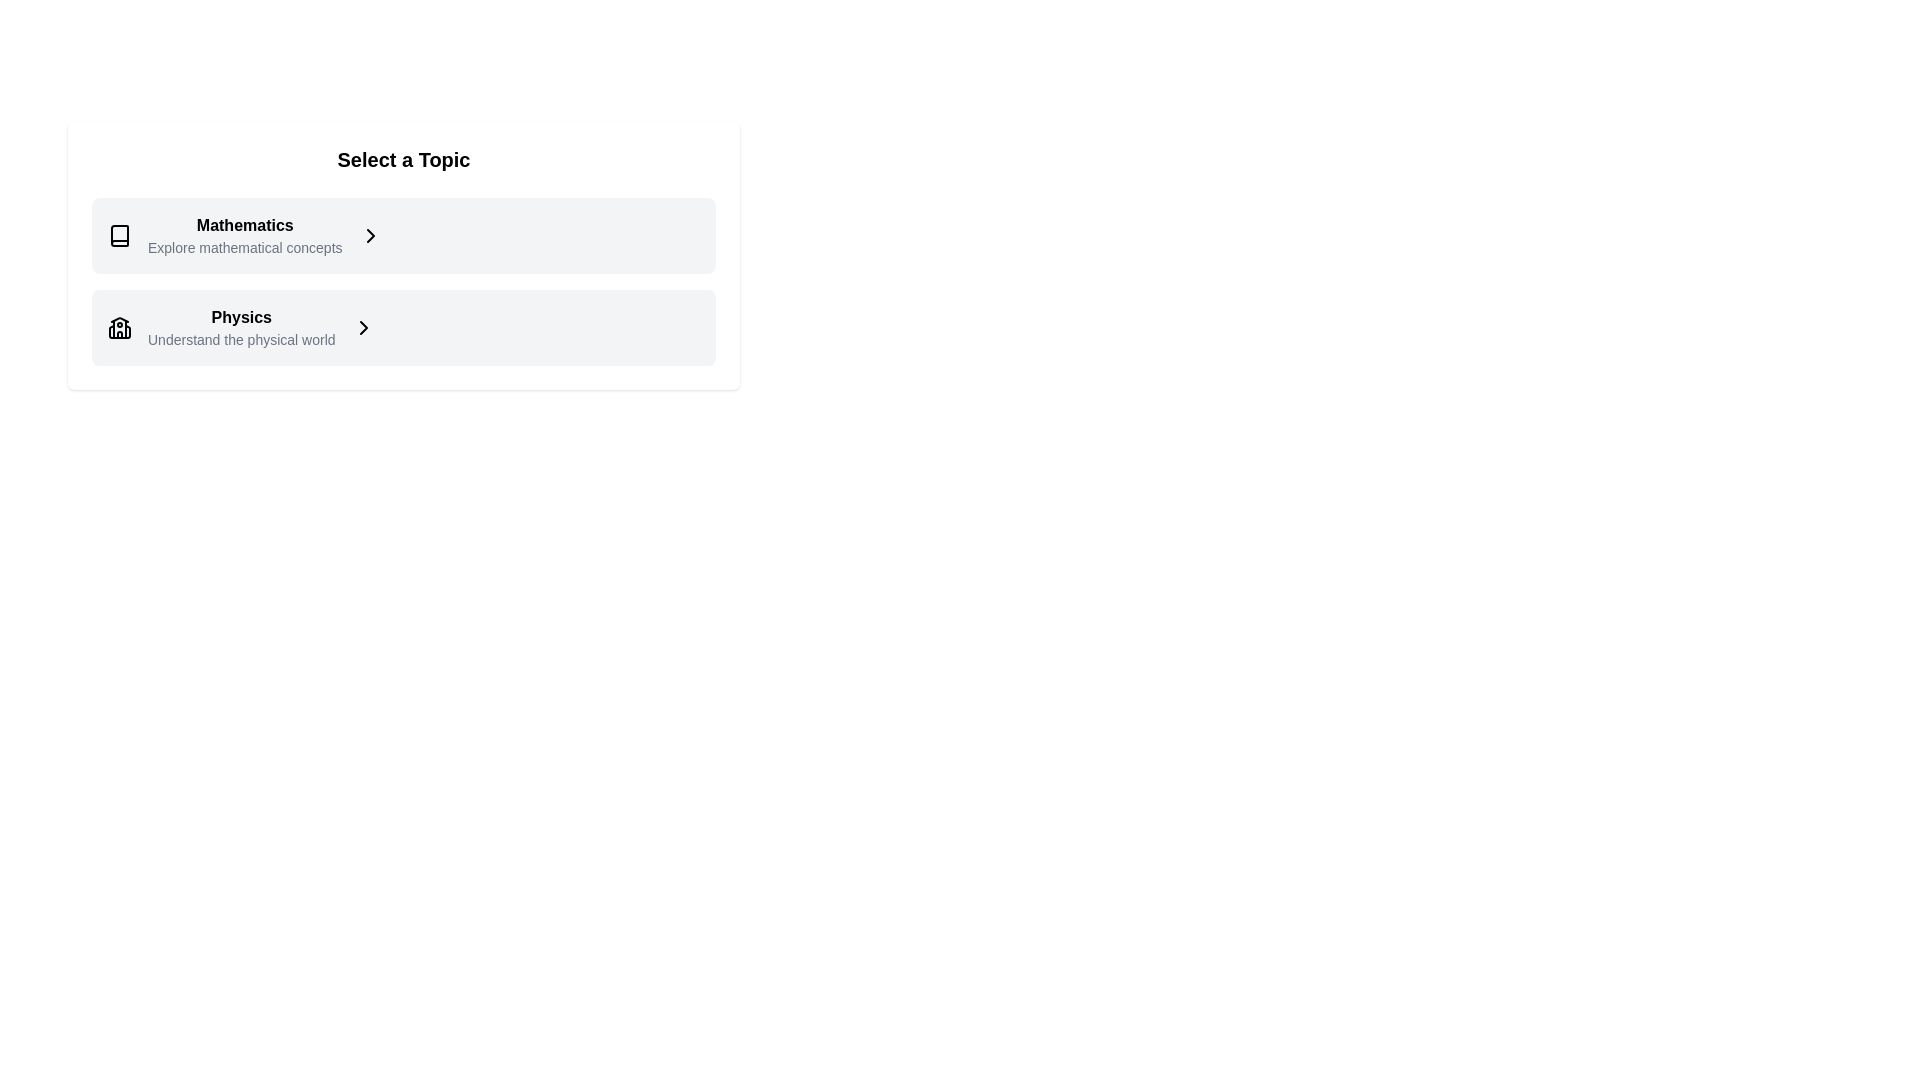 The height and width of the screenshot is (1080, 1920). I want to click on the right-pointing chevron icon that represents 'Physics', located at the far right of the item's row, so click(363, 326).